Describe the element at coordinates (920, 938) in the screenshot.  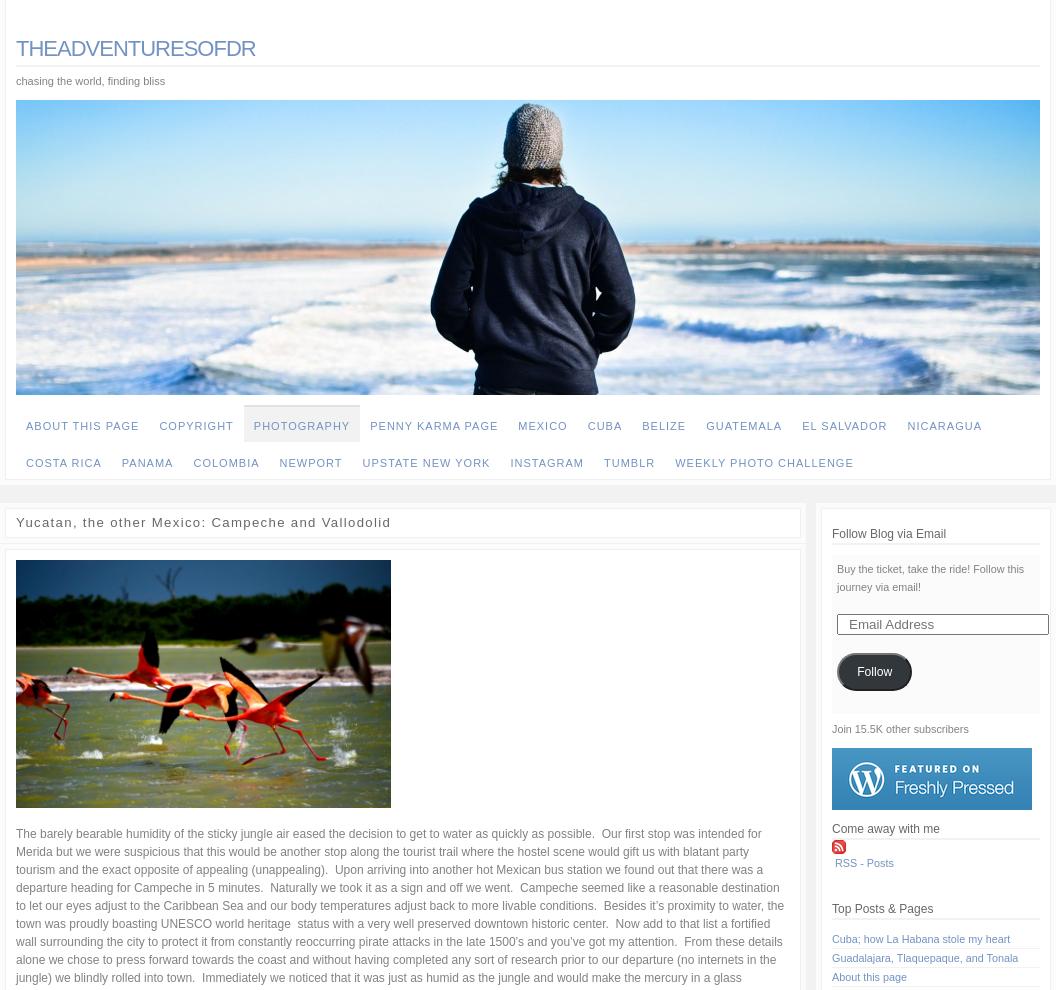
I see `'Cuba; how La Habana stole my heart'` at that location.